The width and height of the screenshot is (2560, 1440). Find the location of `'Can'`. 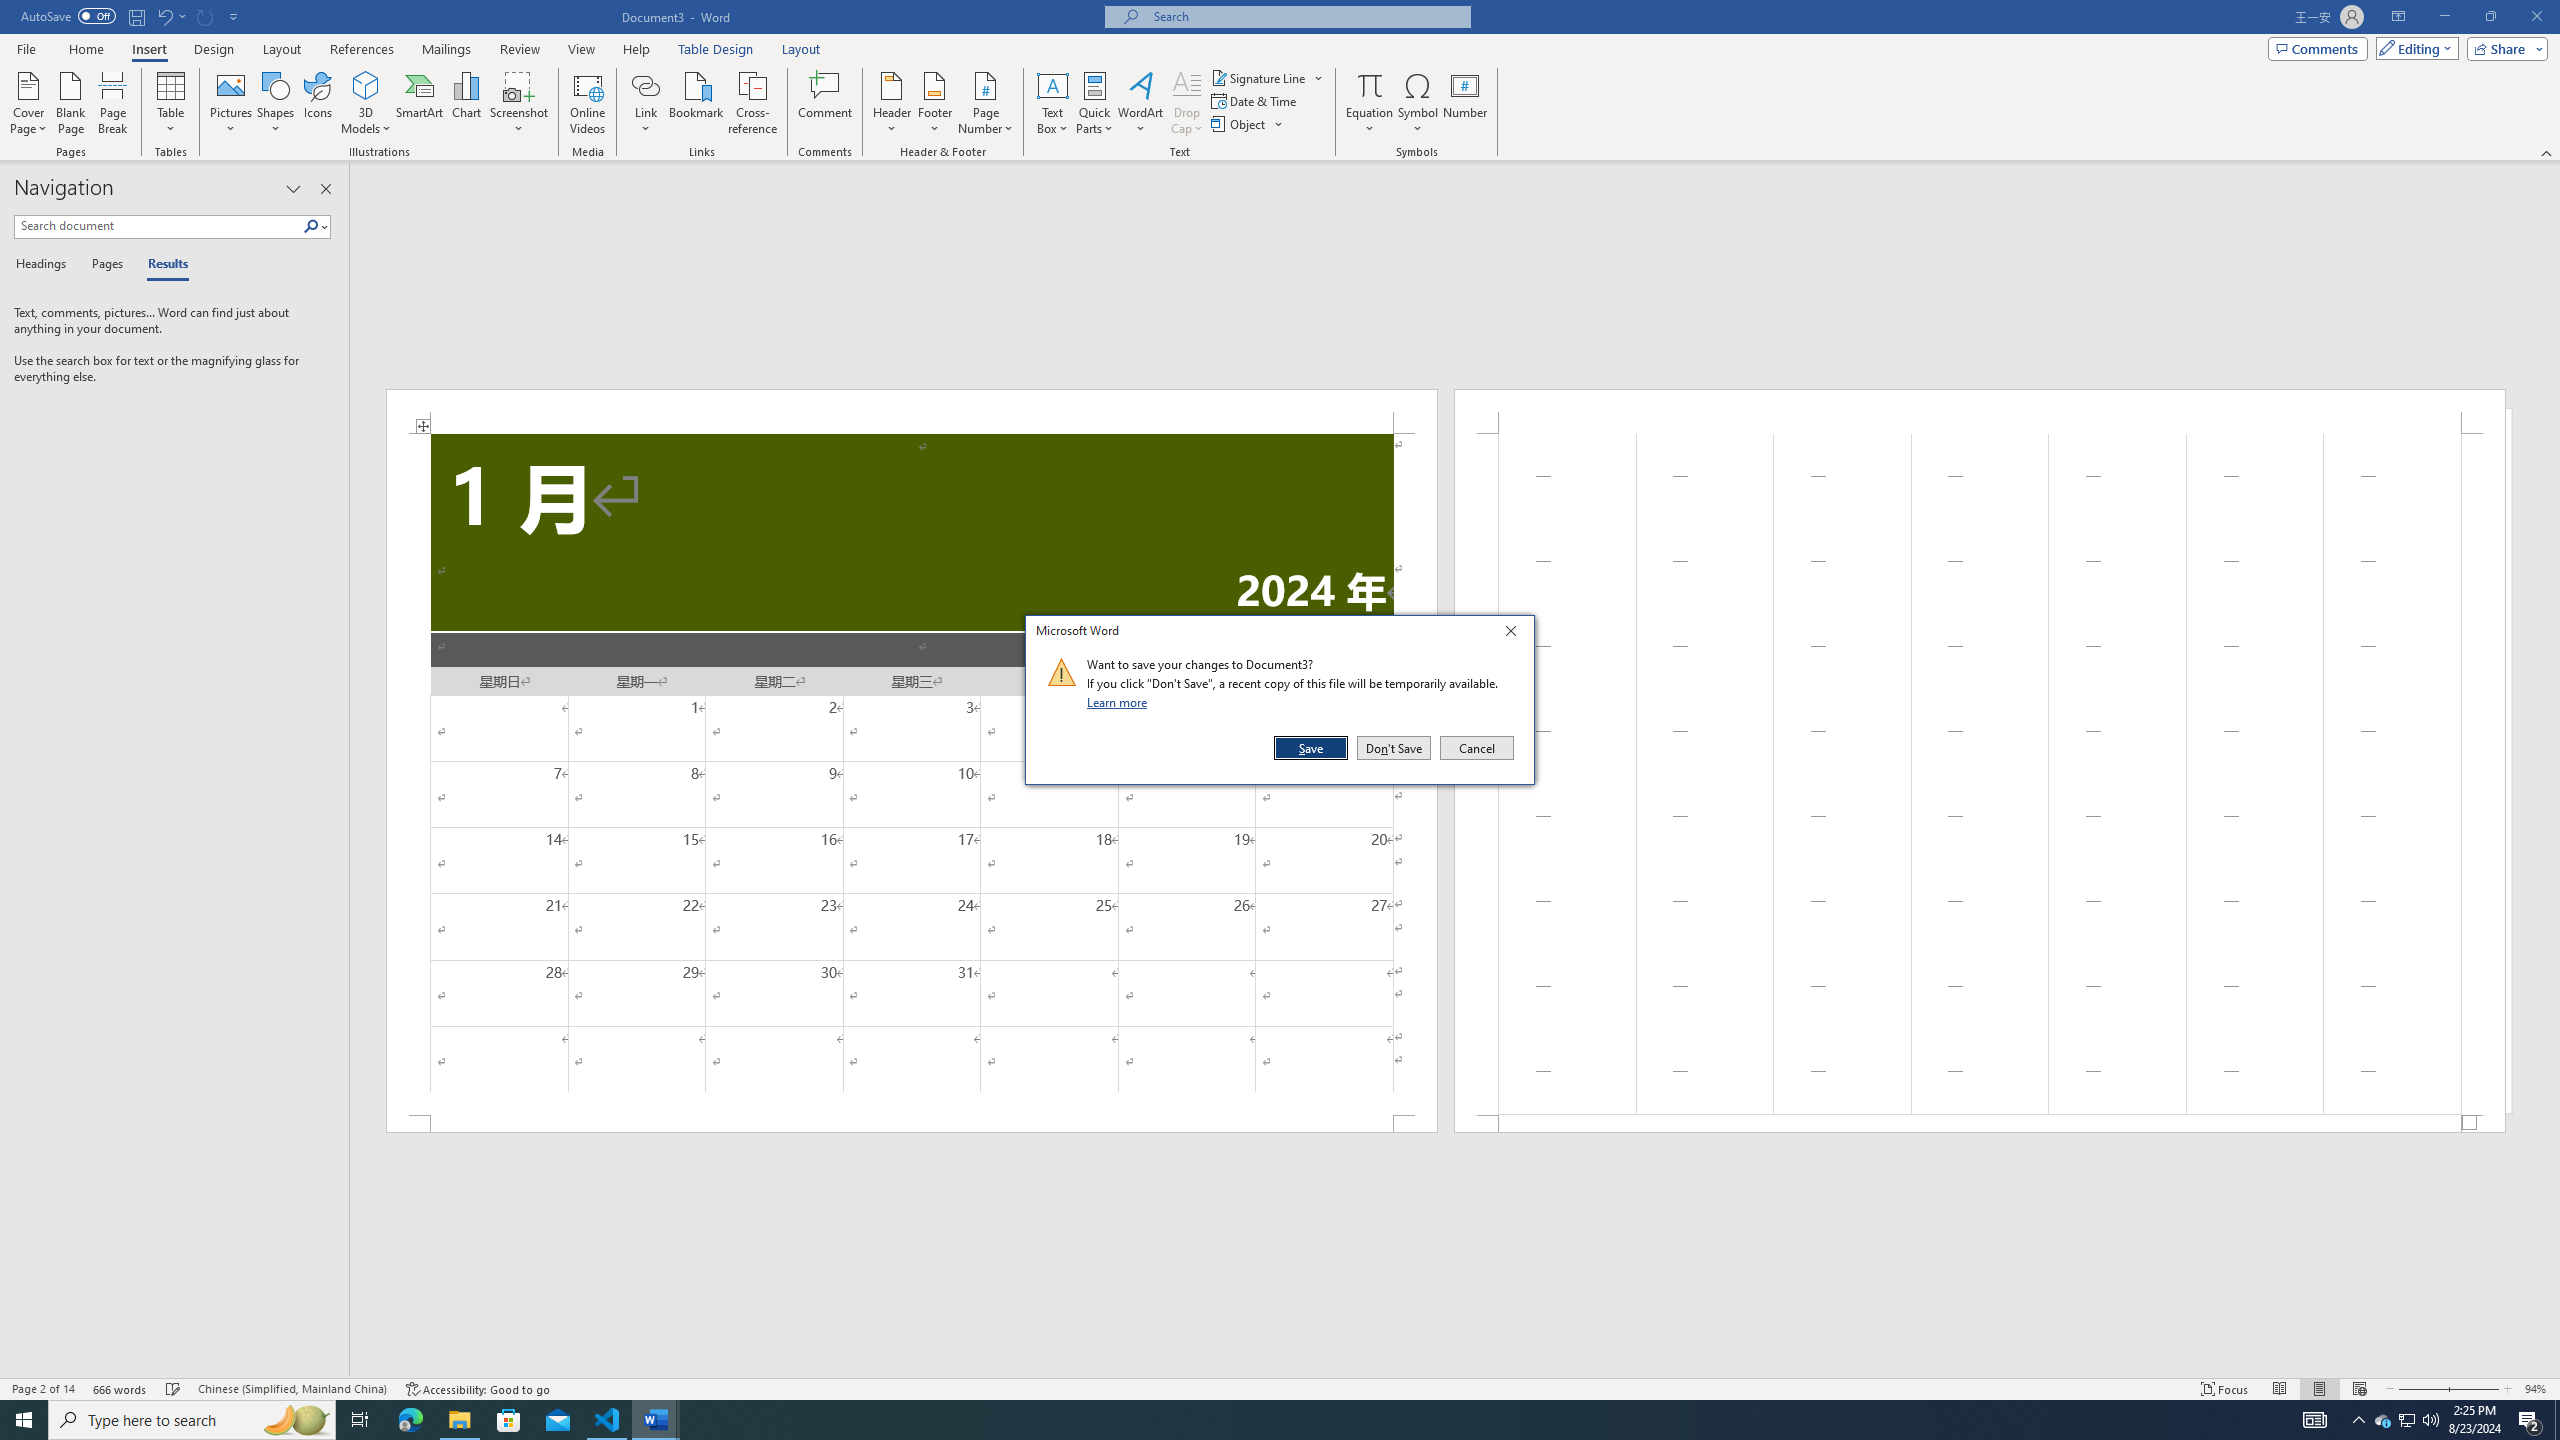

'Can' is located at coordinates (205, 15).